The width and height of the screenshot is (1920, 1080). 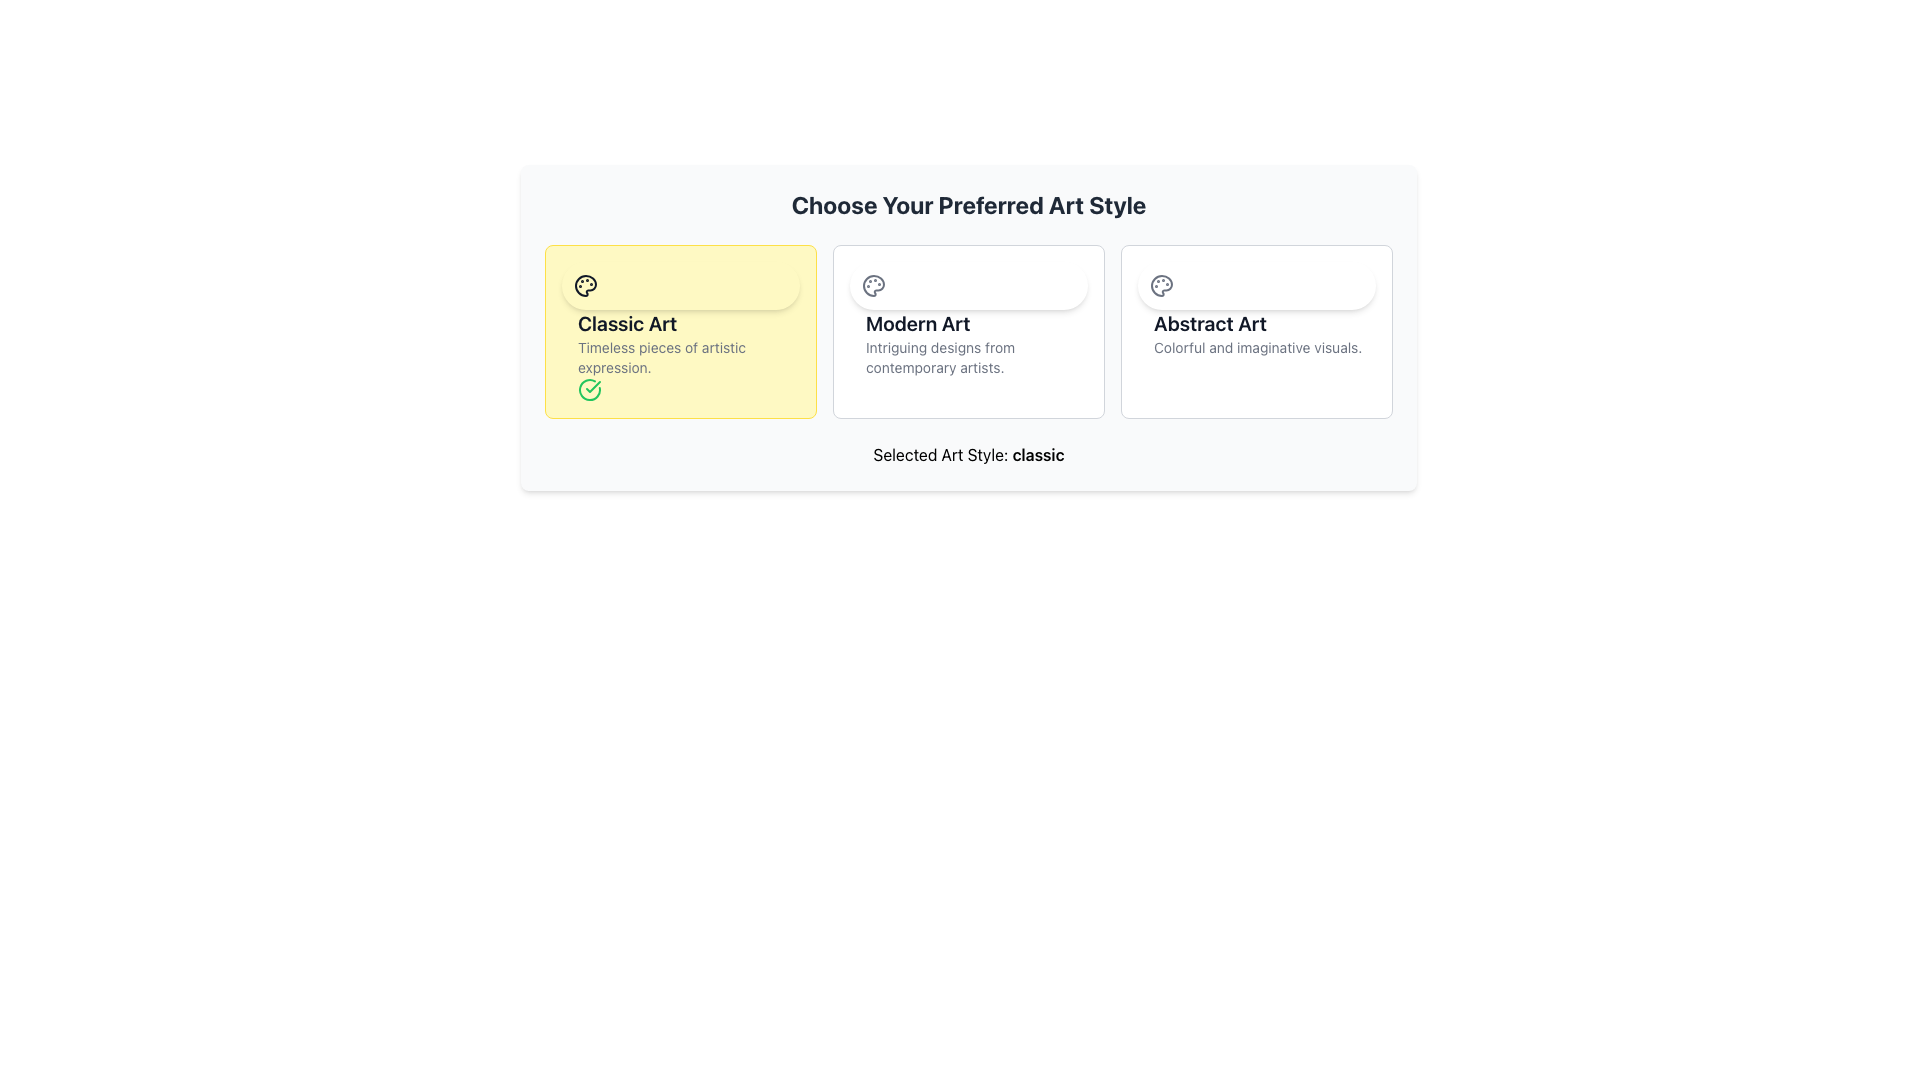 I want to click on the circular check mark icon with a green border located at the bottom-left corner of the highlighted yellow 'Classic Art' box, so click(x=589, y=389).